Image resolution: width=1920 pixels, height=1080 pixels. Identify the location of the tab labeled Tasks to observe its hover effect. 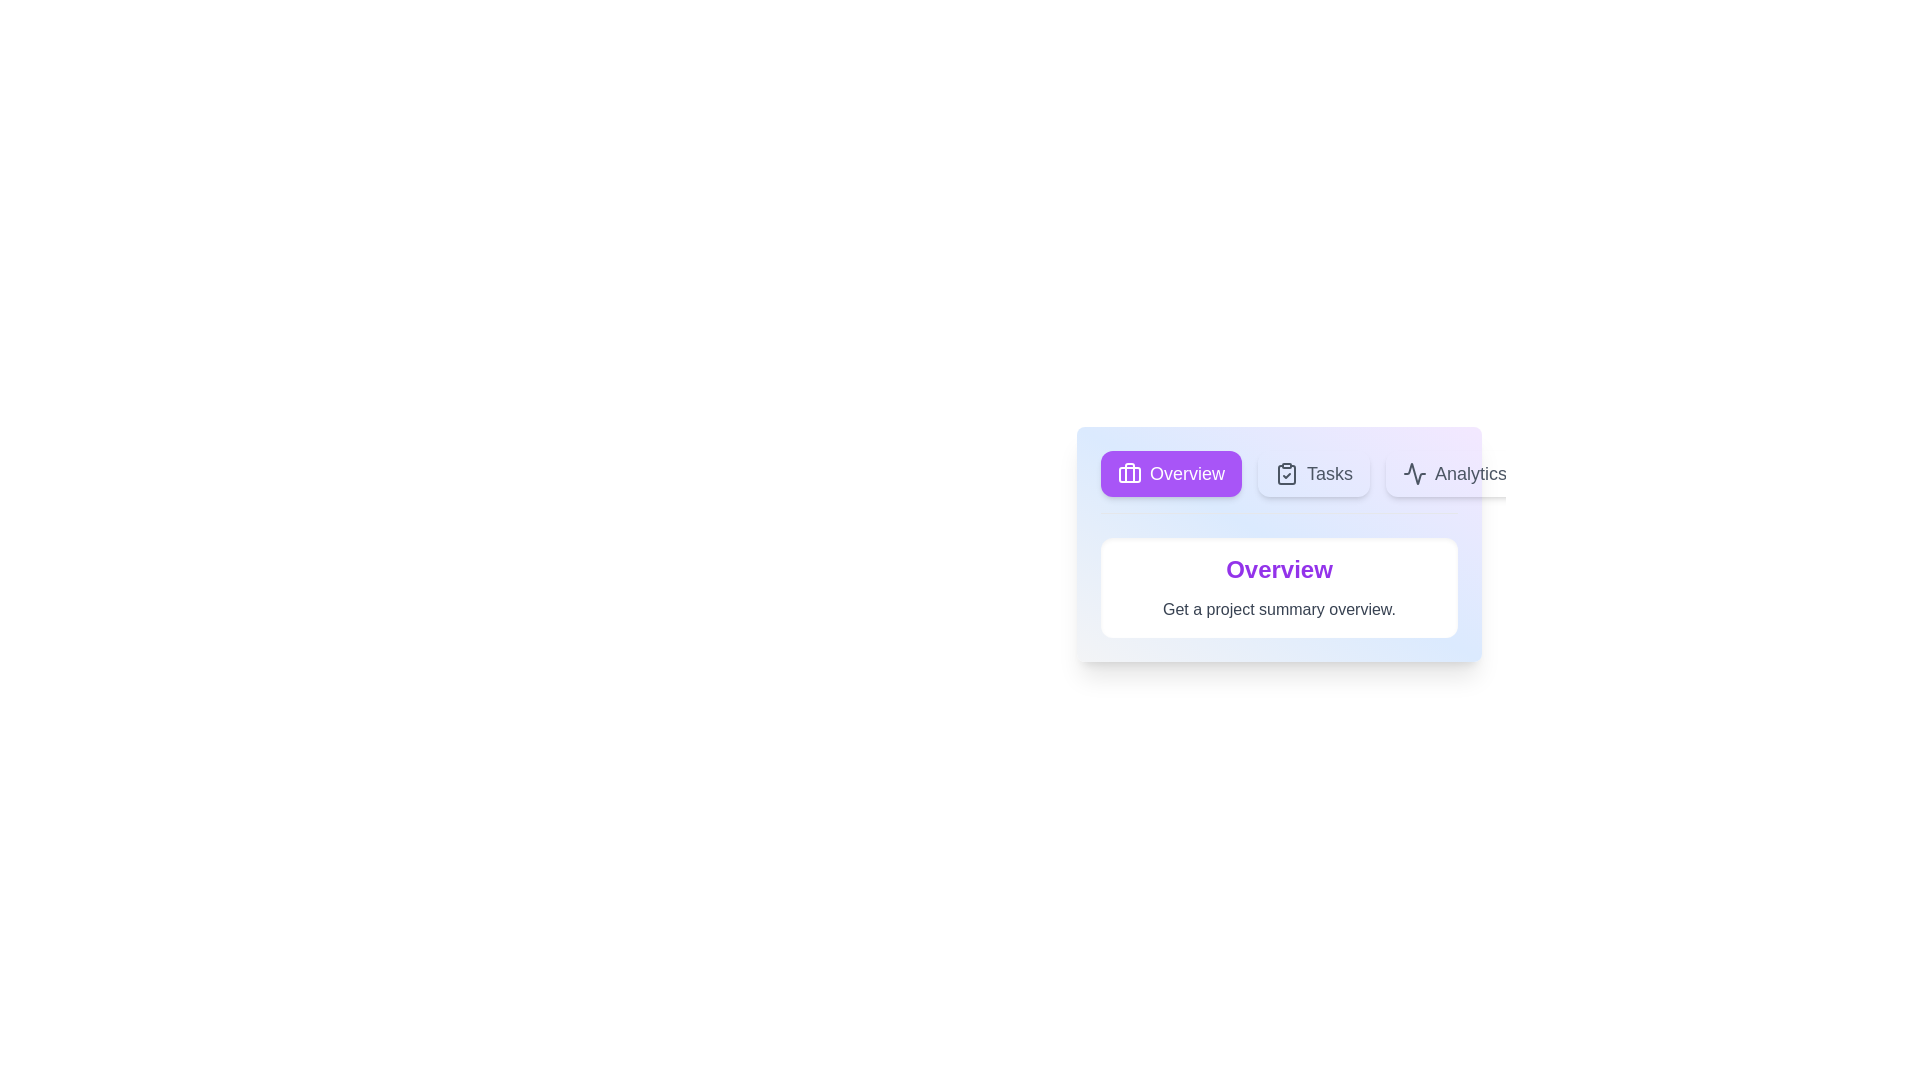
(1314, 474).